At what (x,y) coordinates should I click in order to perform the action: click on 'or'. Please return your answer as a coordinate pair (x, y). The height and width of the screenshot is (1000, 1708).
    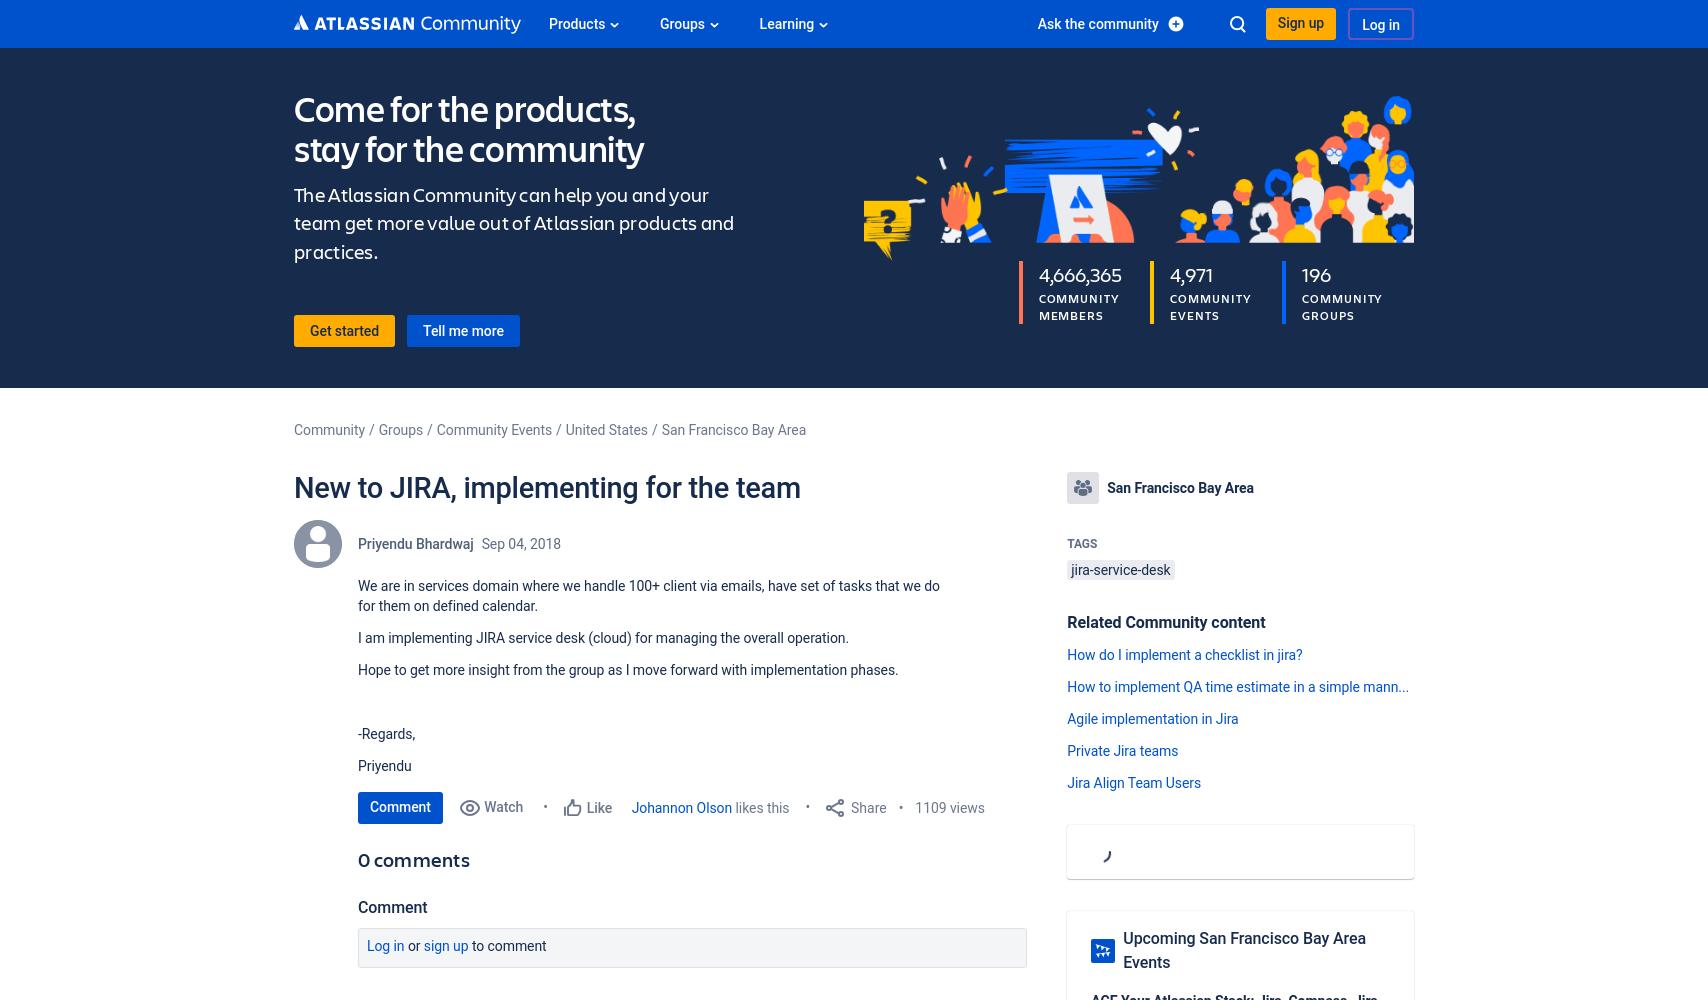
    Looking at the image, I should click on (413, 945).